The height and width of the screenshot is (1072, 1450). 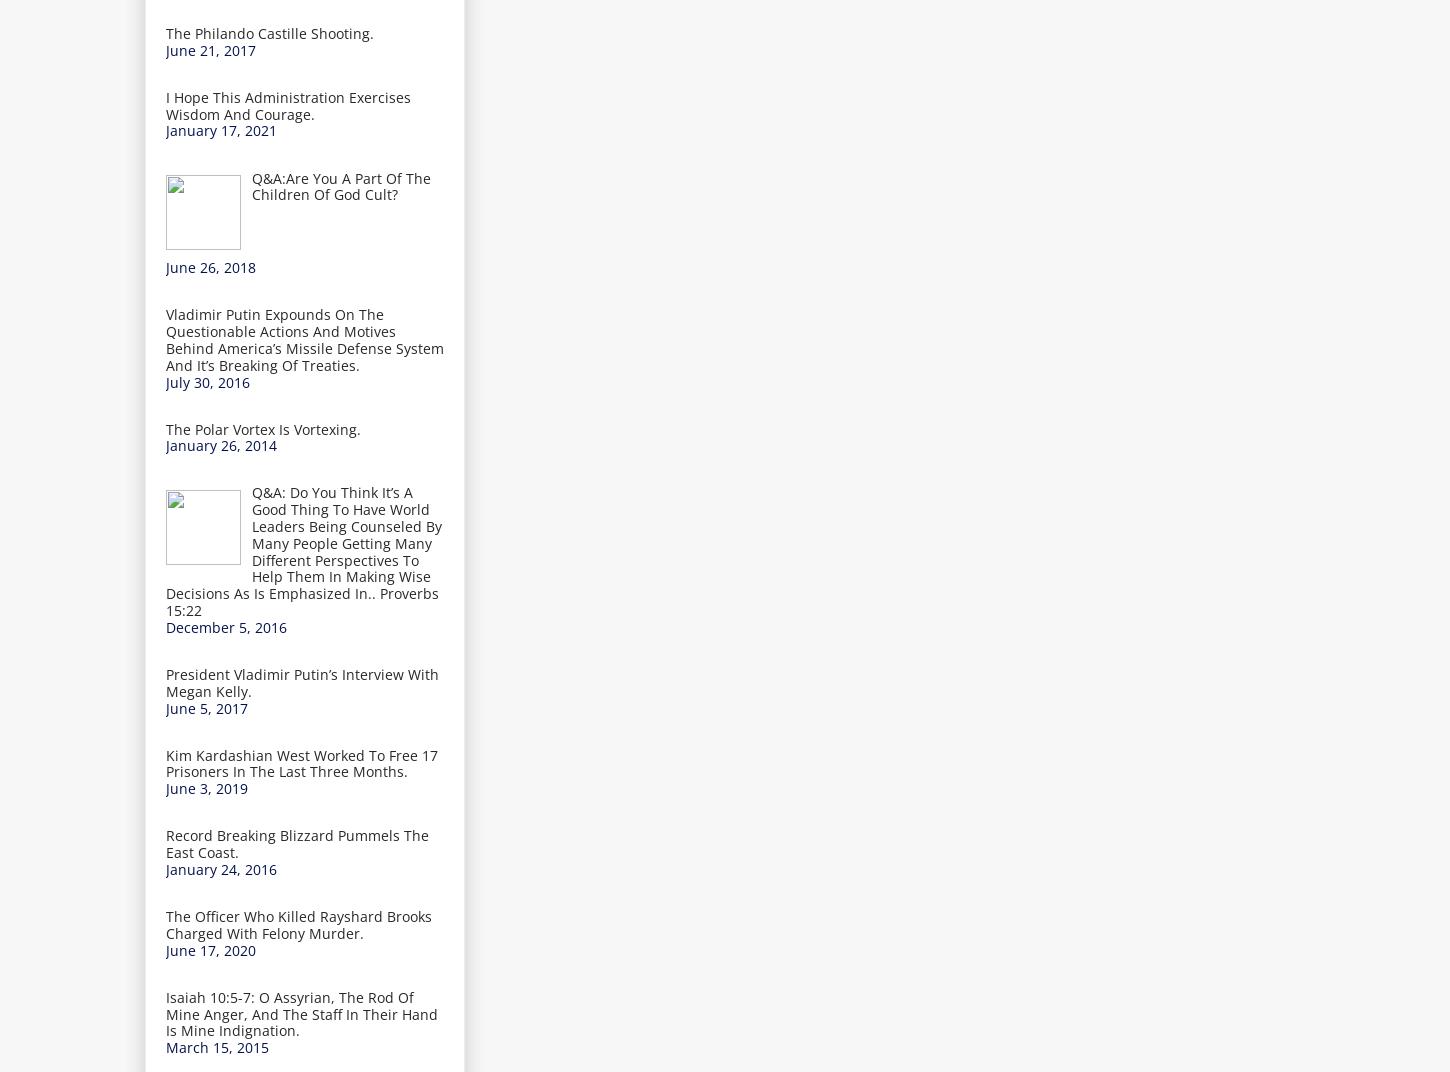 What do you see at coordinates (206, 706) in the screenshot?
I see `'June 5, 2017'` at bounding box center [206, 706].